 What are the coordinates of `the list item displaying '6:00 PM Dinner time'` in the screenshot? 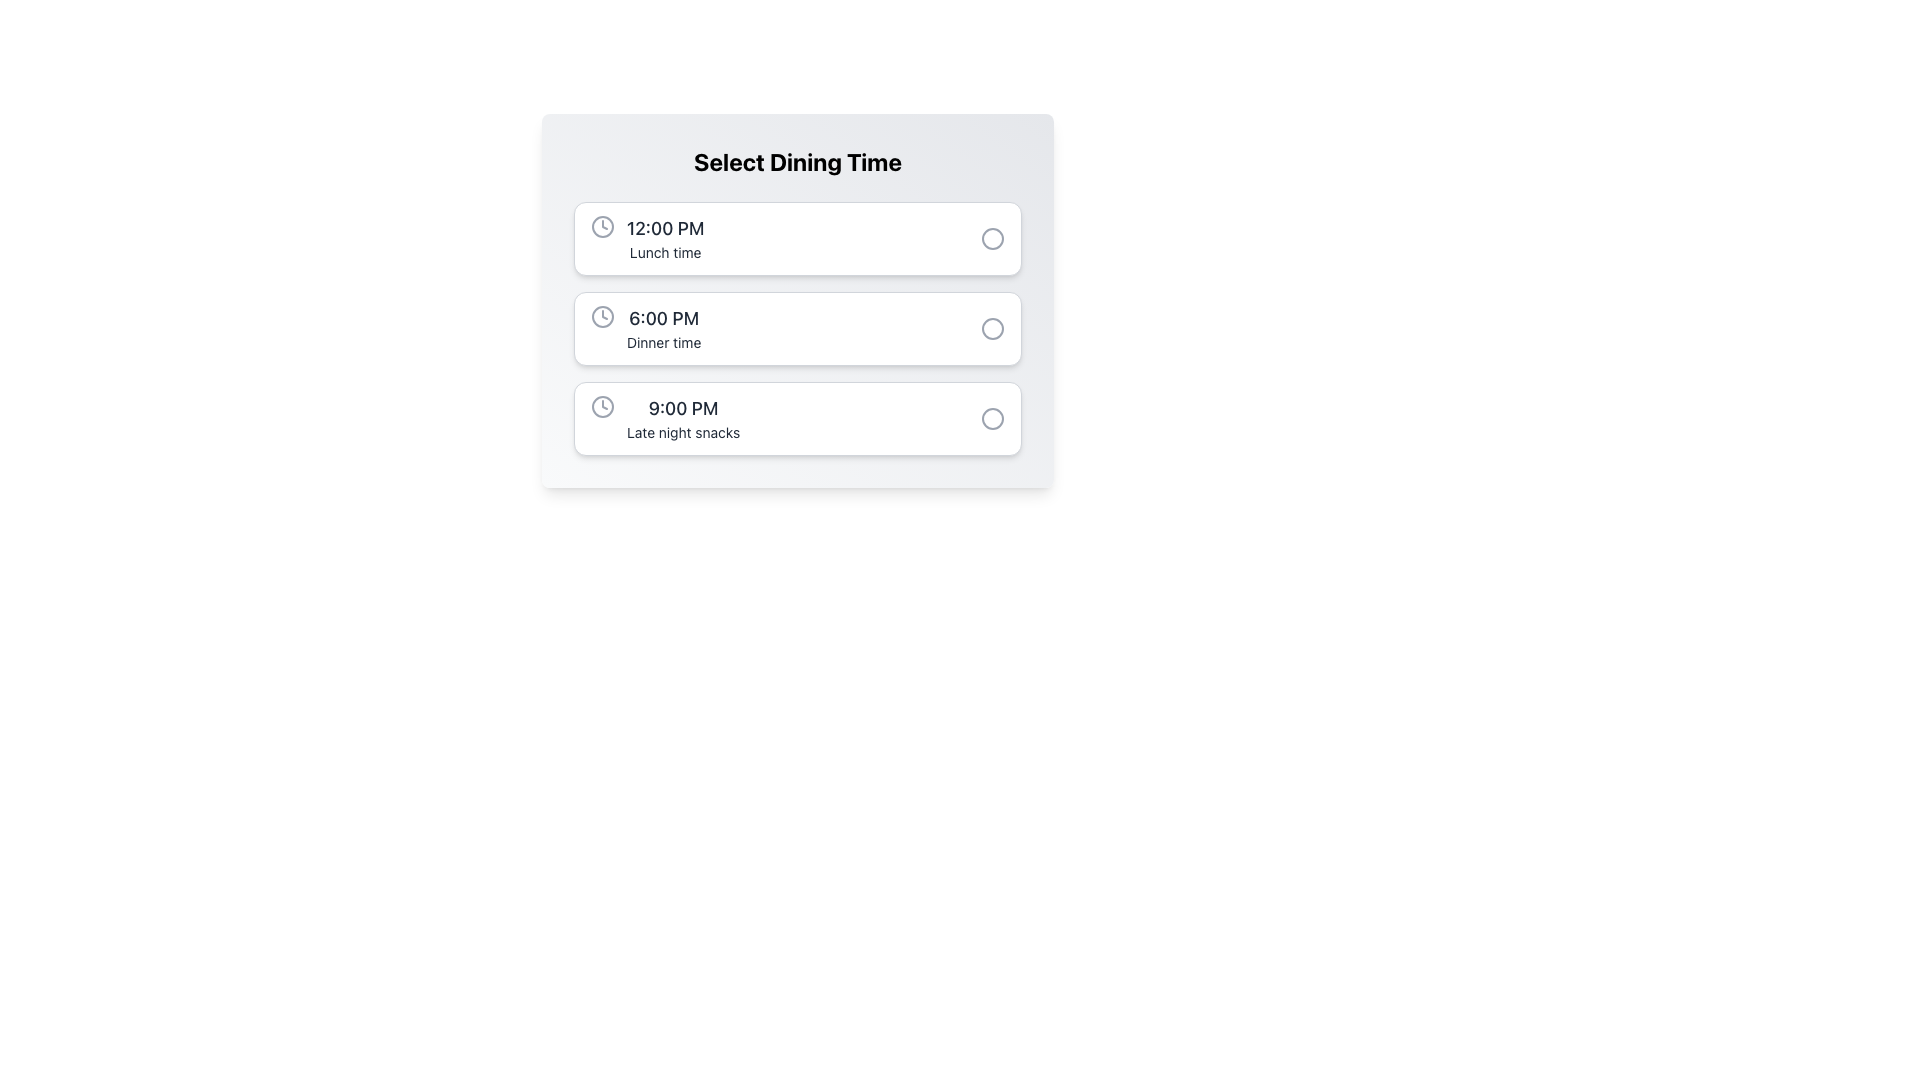 It's located at (646, 327).